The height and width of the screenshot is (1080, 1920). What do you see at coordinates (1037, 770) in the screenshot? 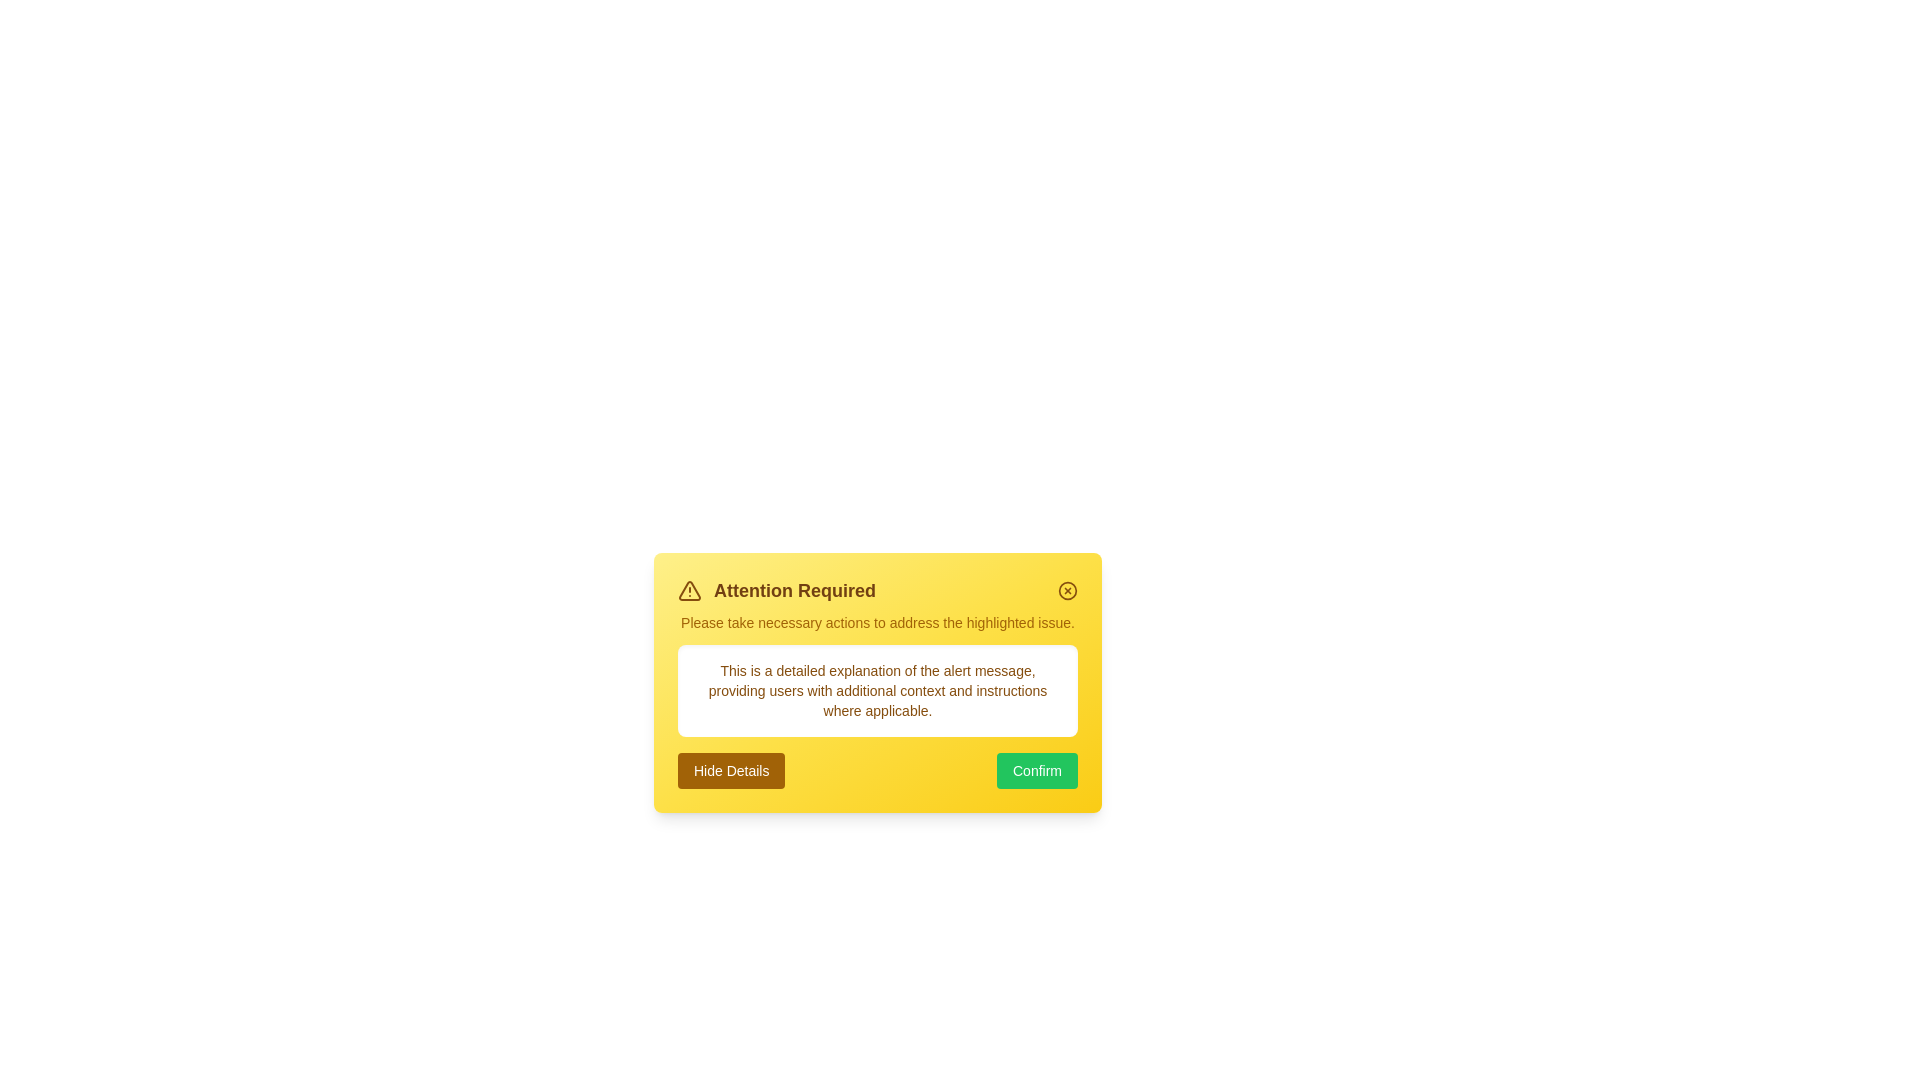
I see `the 'Confirm' button to acknowledge the alert` at bounding box center [1037, 770].